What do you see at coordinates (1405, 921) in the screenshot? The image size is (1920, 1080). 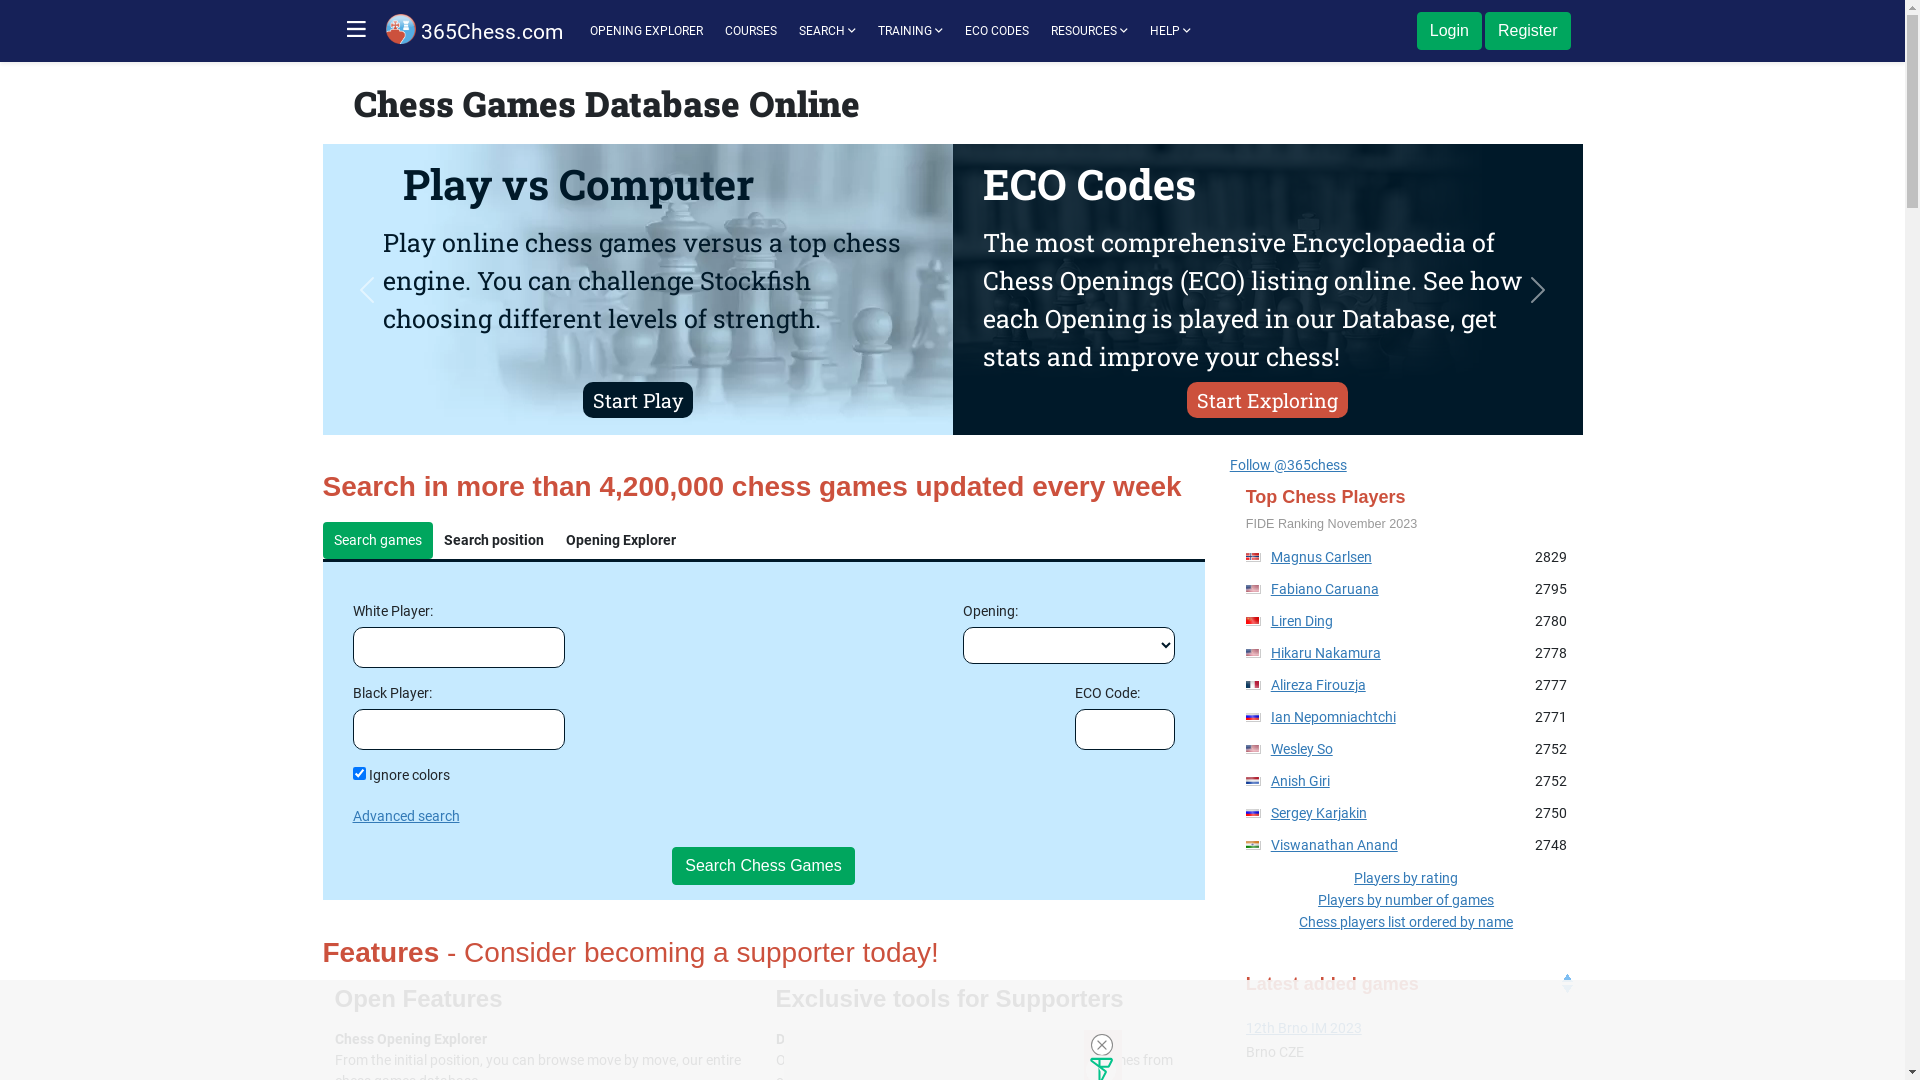 I see `'Chess players list ordered by name'` at bounding box center [1405, 921].